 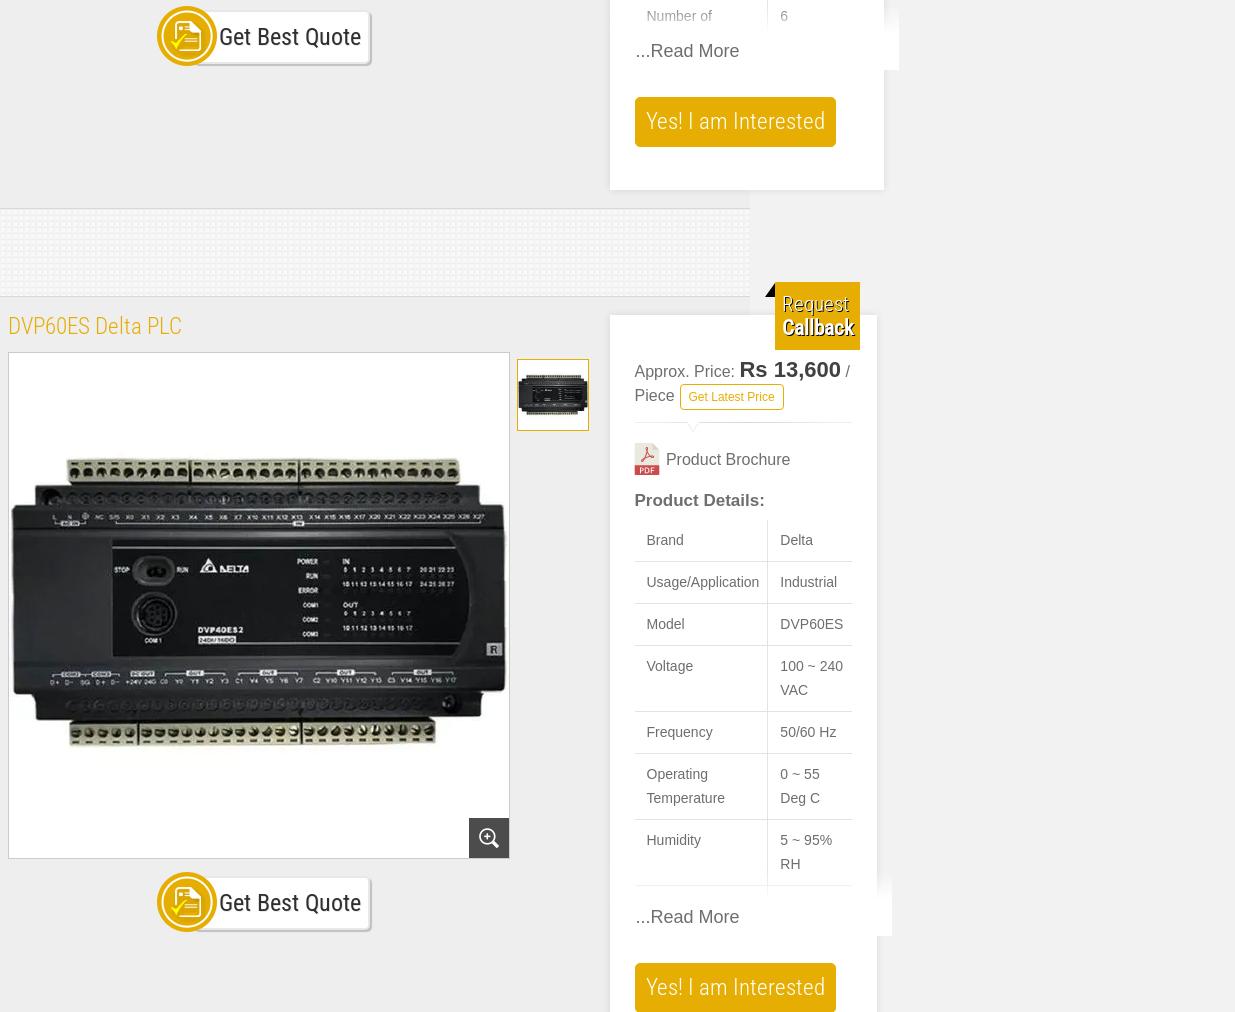 What do you see at coordinates (780, 622) in the screenshot?
I see `'DVP60ES'` at bounding box center [780, 622].